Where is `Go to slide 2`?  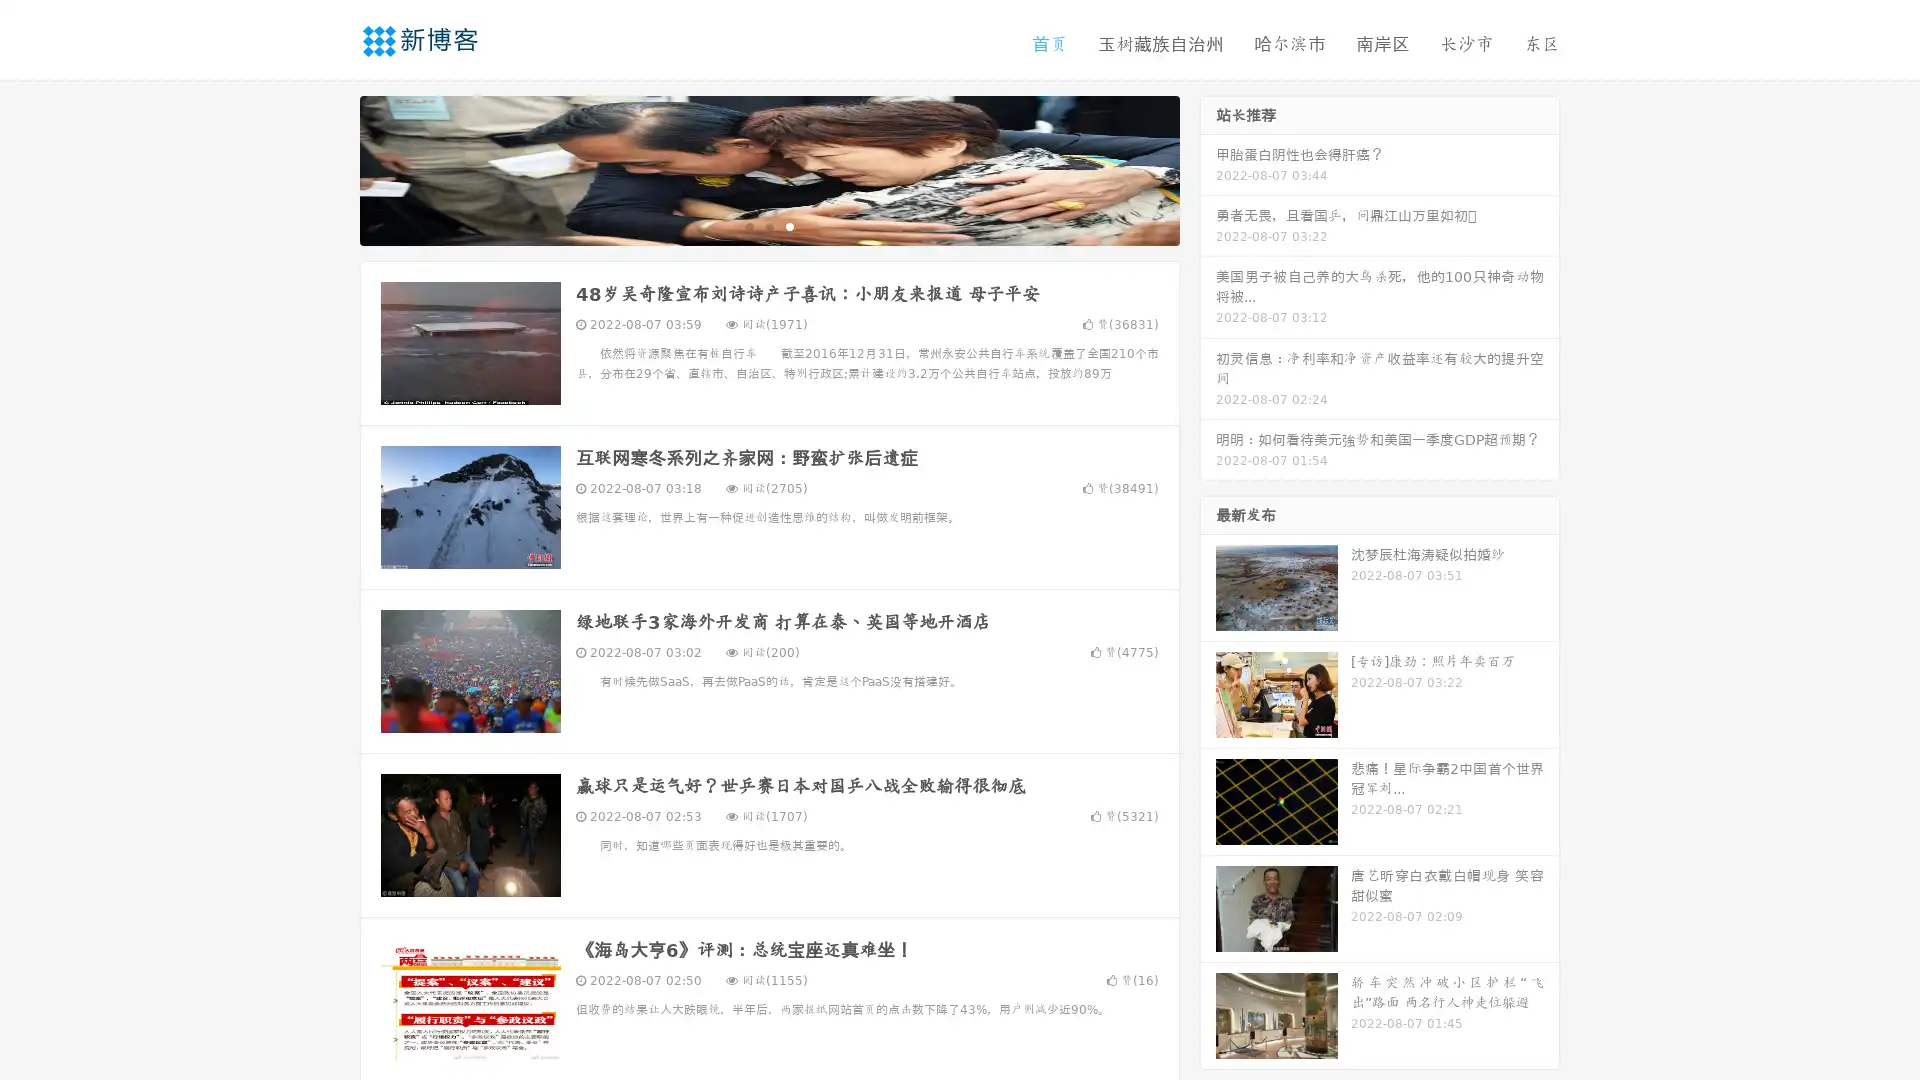
Go to slide 2 is located at coordinates (768, 225).